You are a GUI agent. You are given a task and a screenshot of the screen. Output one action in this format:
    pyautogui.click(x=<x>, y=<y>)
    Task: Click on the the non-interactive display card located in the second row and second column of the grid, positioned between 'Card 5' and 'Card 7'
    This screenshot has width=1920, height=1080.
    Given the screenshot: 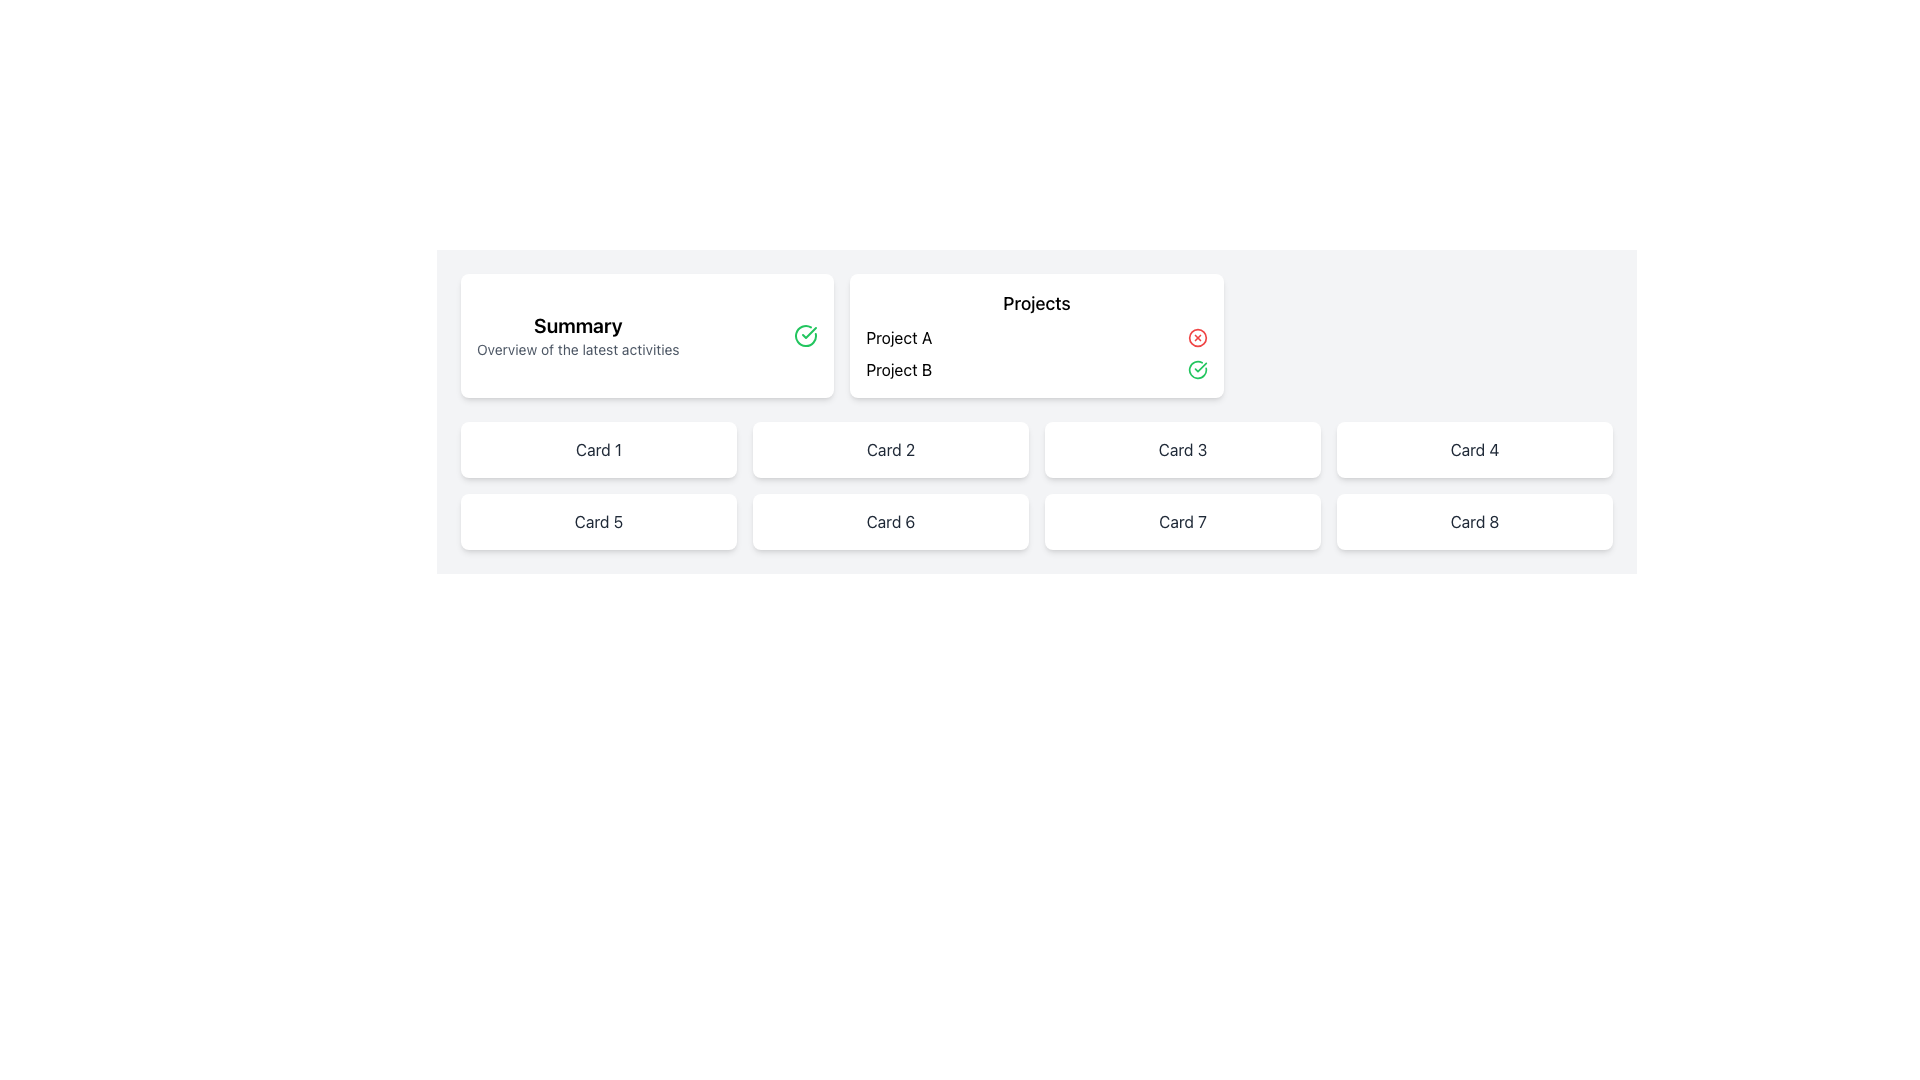 What is the action you would take?
    pyautogui.click(x=890, y=520)
    